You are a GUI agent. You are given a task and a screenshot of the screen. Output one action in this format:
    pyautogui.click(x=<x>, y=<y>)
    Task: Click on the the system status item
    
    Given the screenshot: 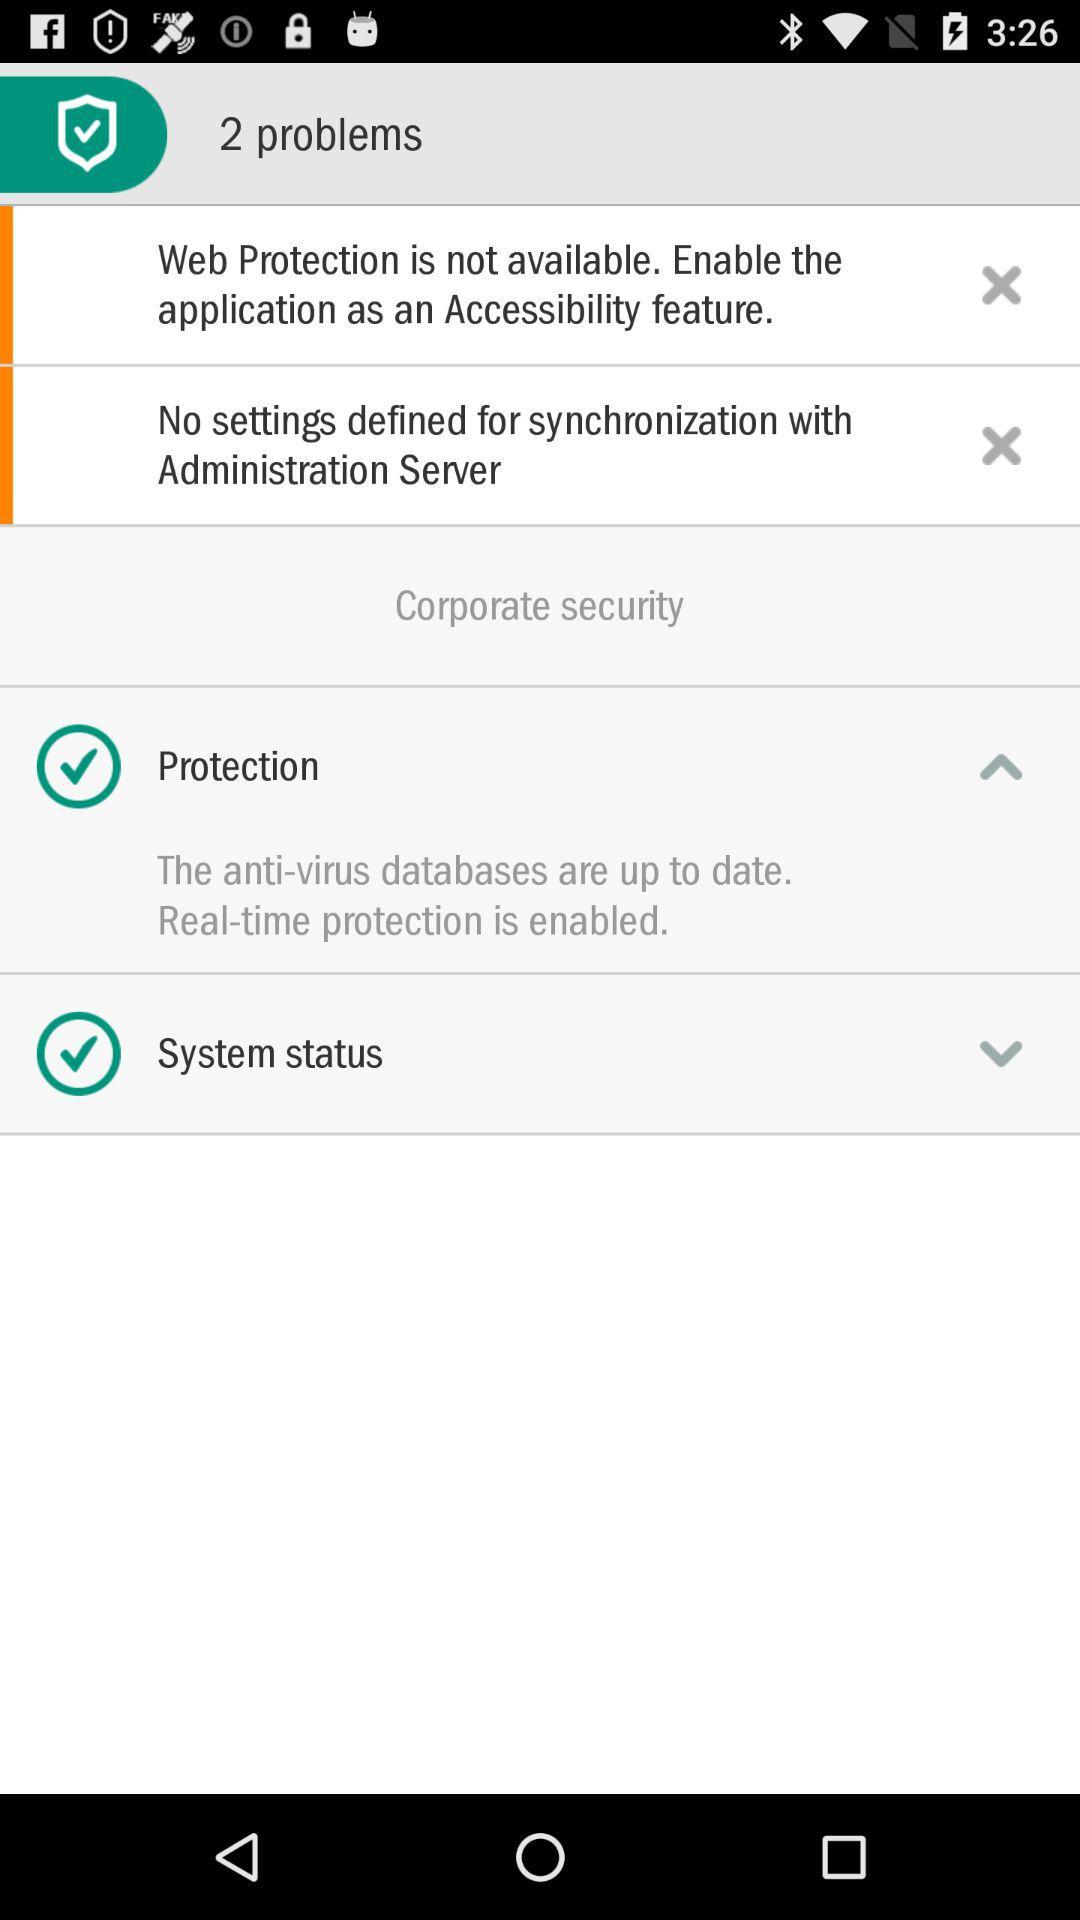 What is the action you would take?
    pyautogui.click(x=540, y=1052)
    